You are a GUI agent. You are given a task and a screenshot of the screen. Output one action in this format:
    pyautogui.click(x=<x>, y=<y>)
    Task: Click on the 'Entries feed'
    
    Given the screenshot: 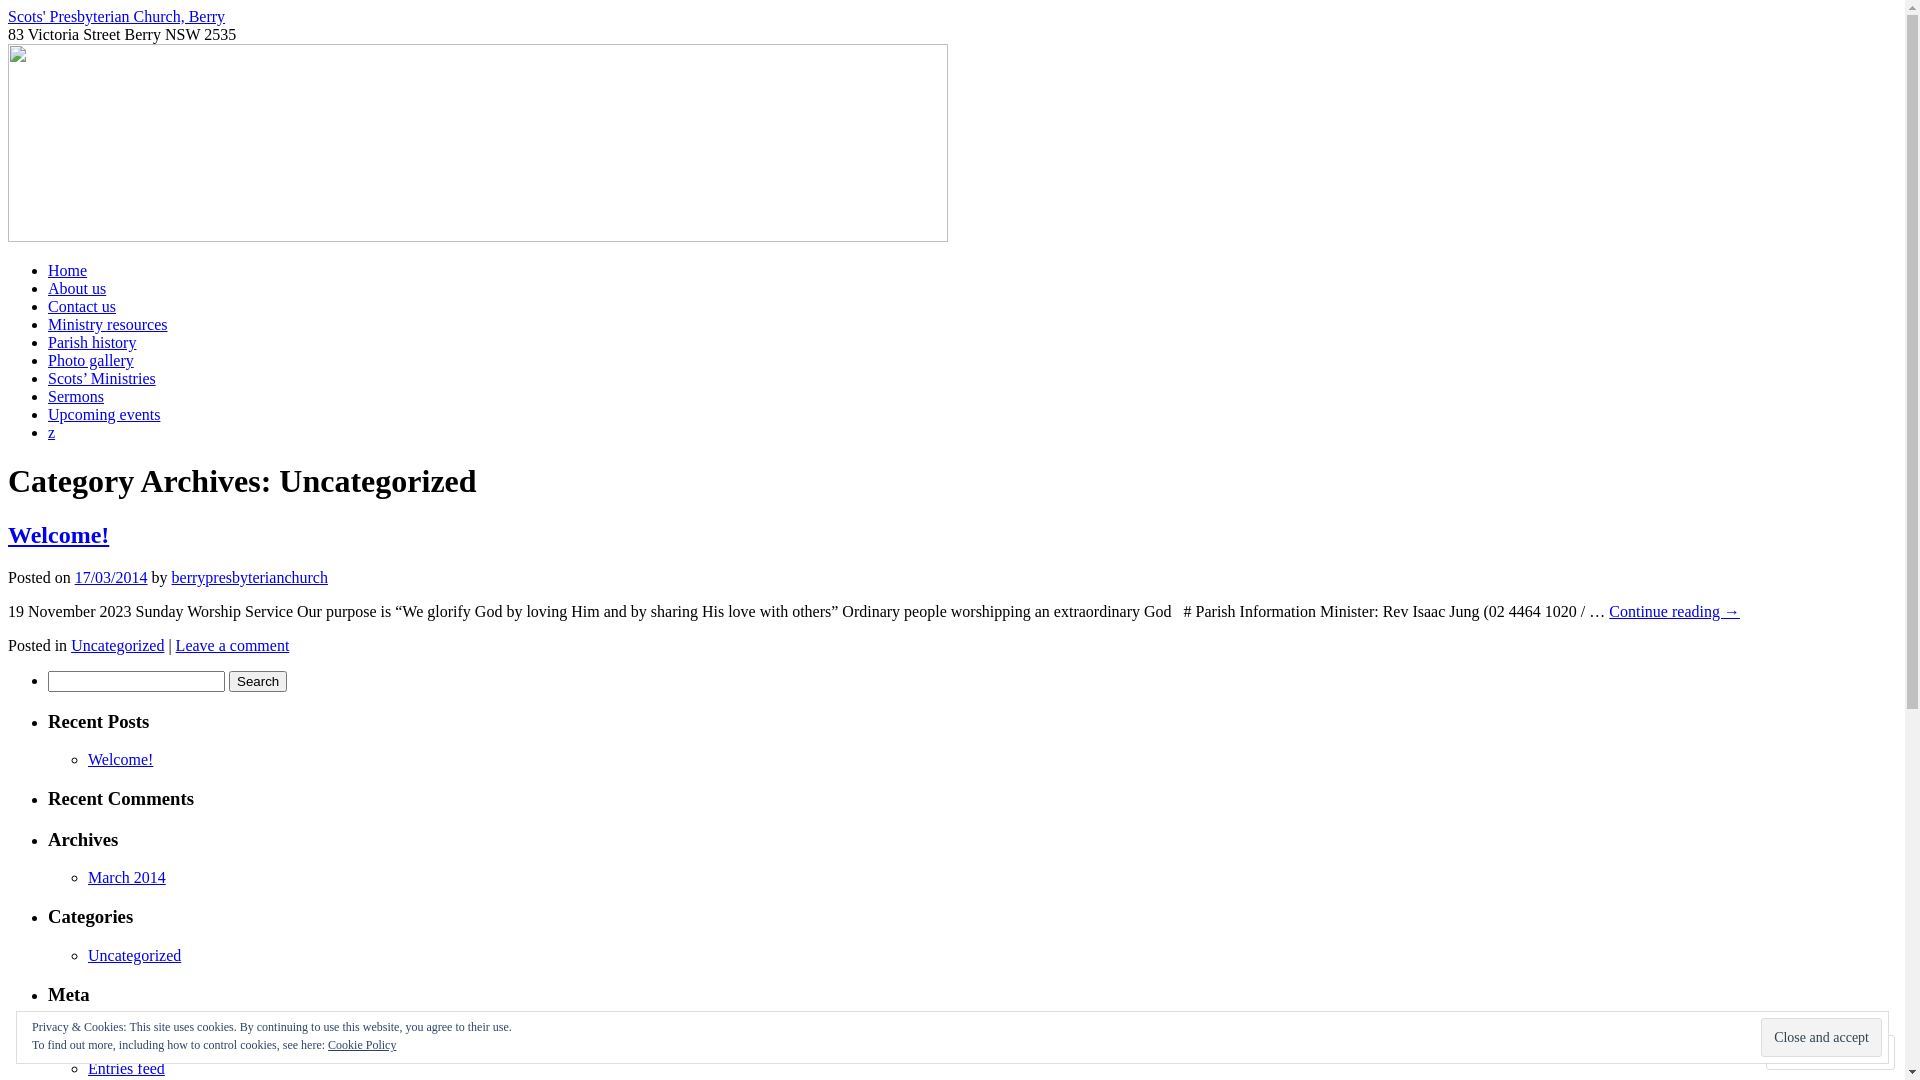 What is the action you would take?
    pyautogui.click(x=125, y=1067)
    